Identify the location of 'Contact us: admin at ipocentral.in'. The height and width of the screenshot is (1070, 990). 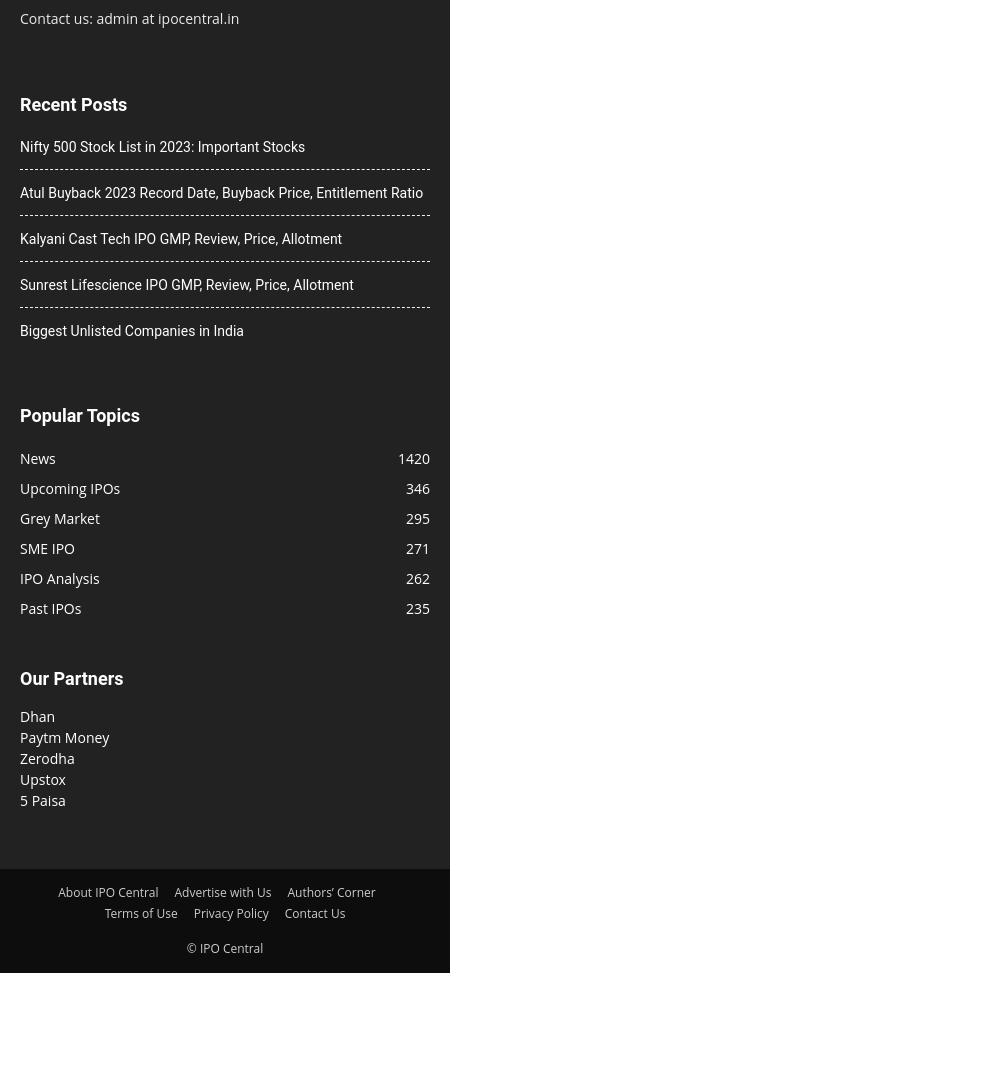
(128, 16).